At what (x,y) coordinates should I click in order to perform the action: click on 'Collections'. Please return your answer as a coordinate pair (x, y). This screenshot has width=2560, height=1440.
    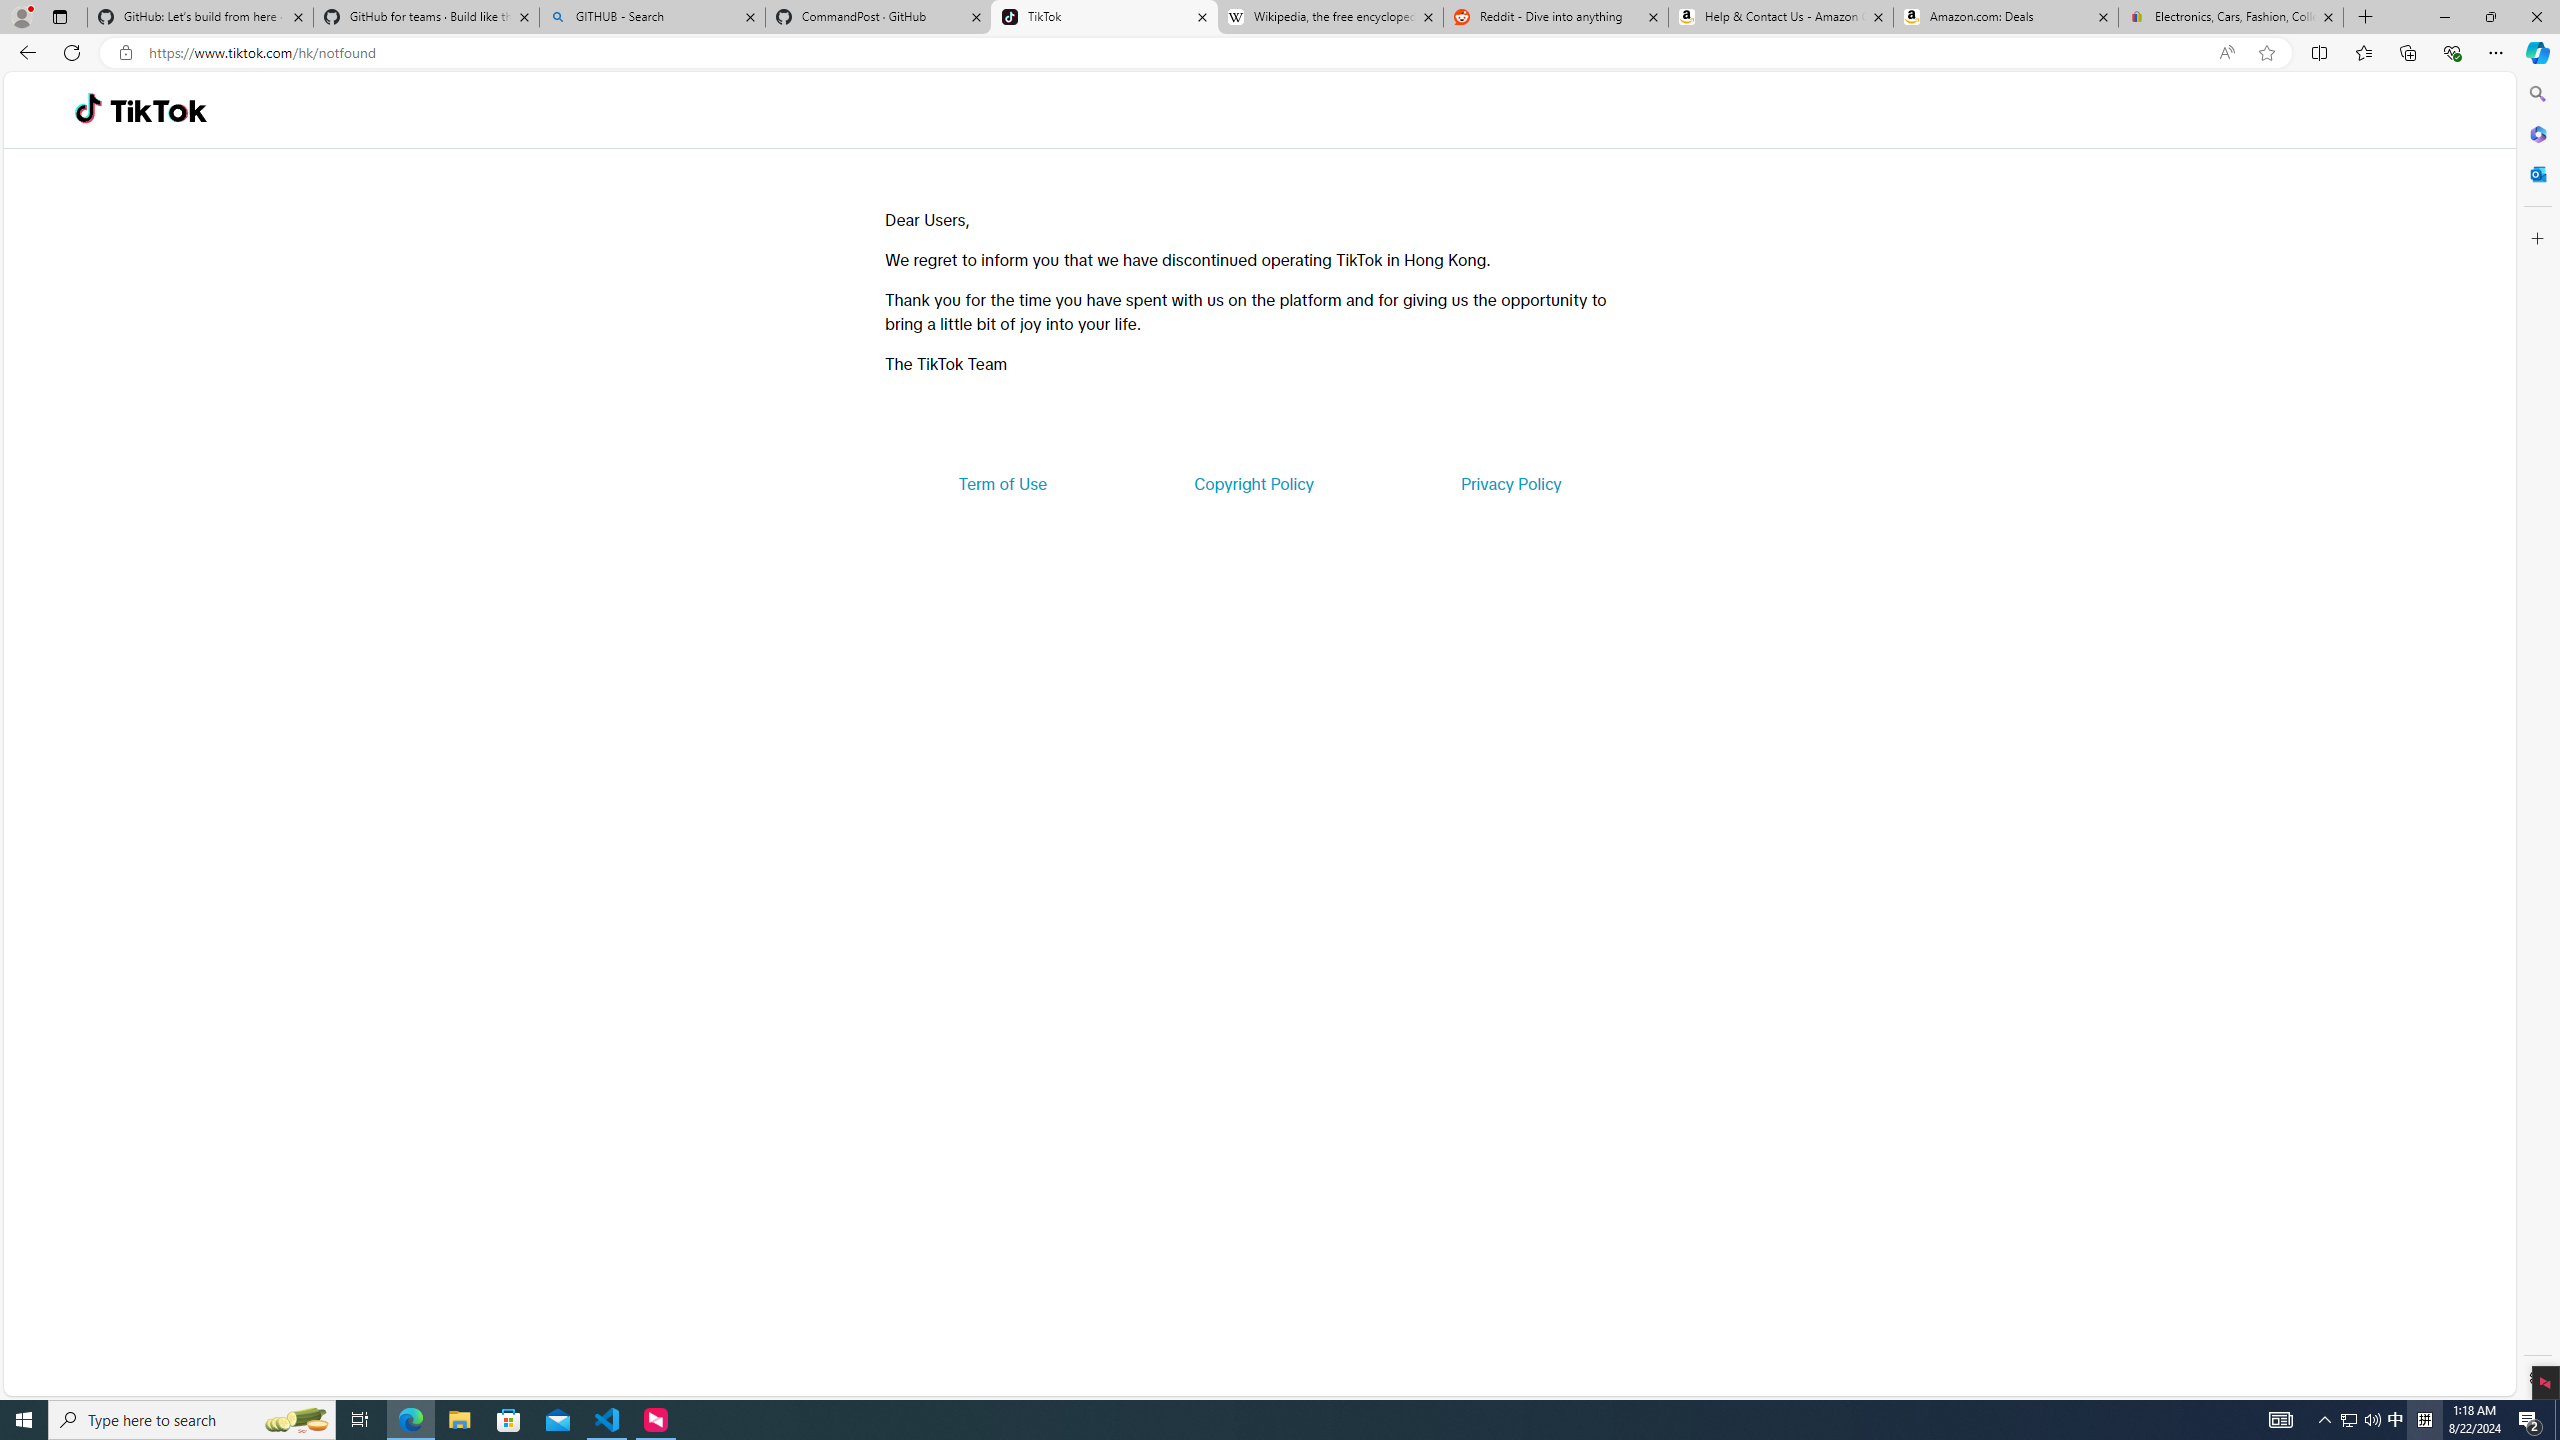
    Looking at the image, I should click on (2406, 51).